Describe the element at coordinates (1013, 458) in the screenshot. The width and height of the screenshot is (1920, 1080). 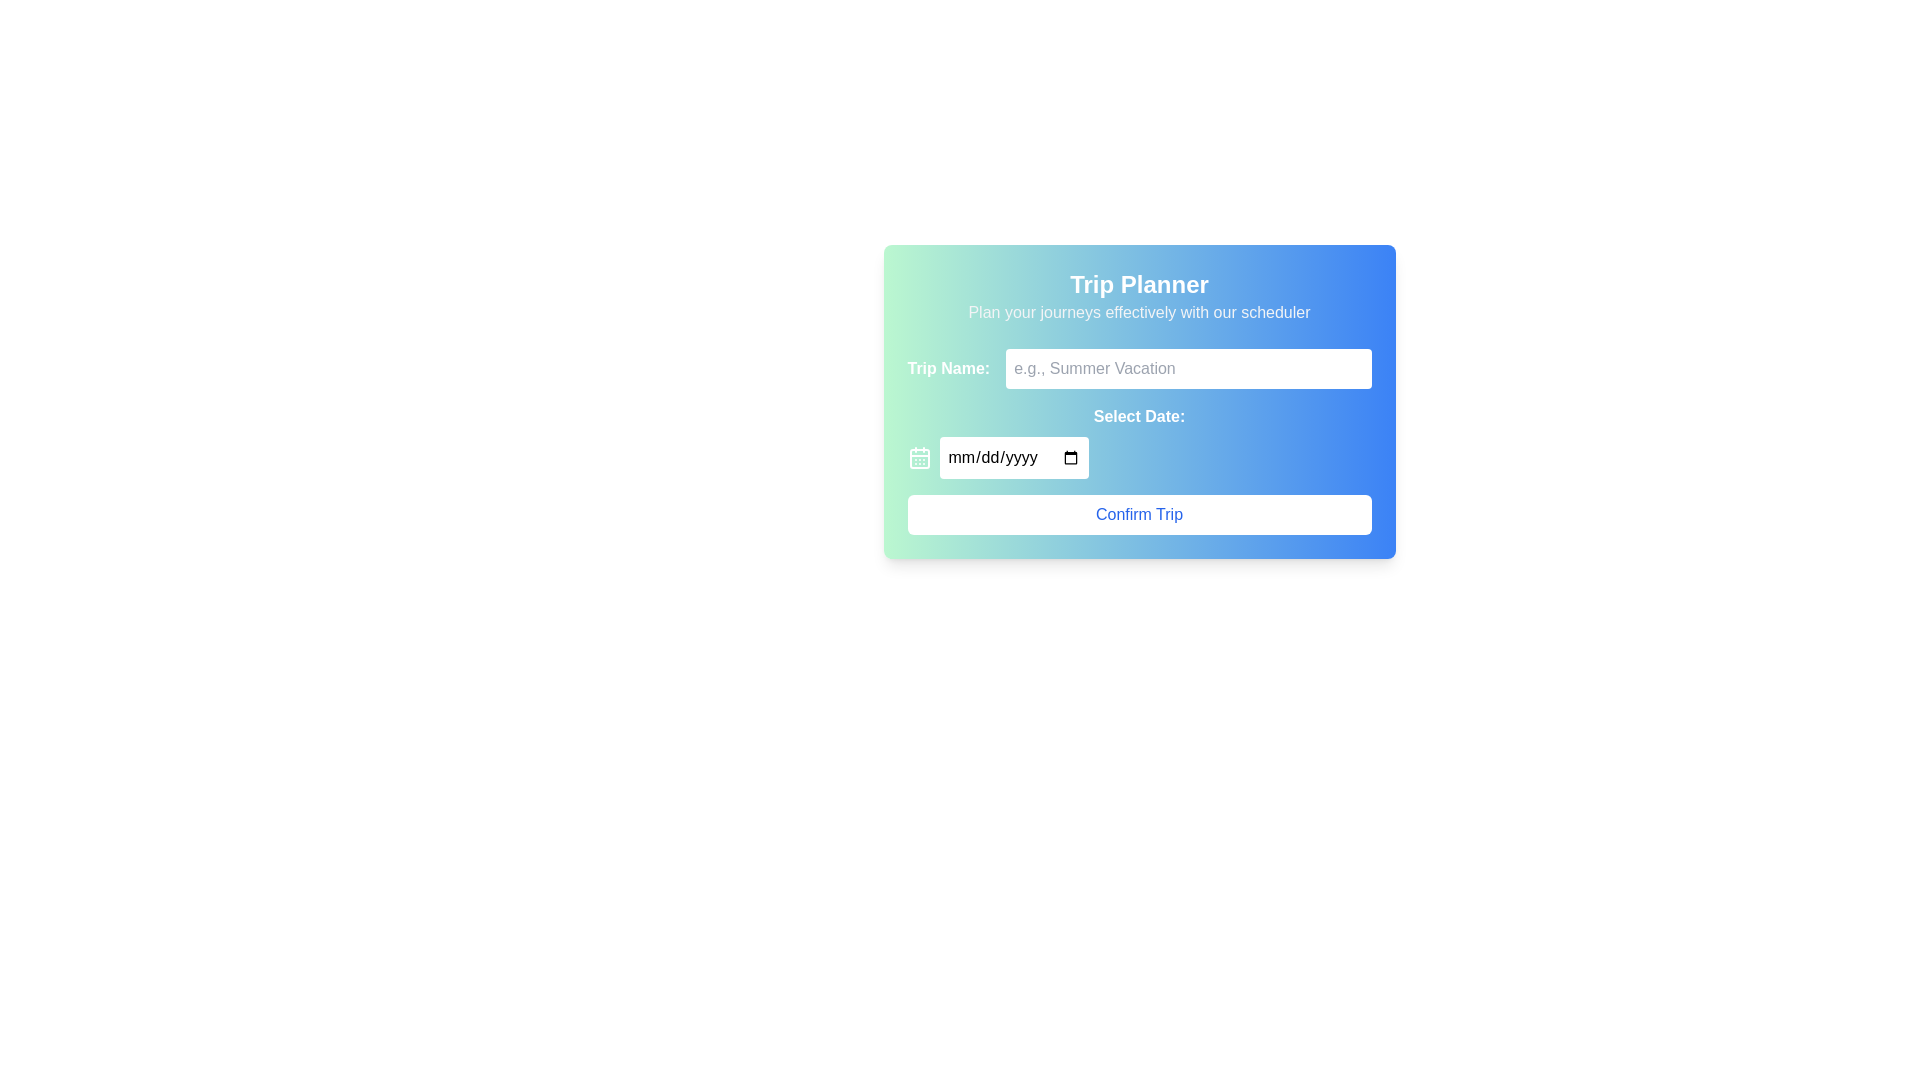
I see `the Date input field located beneath the 'Select Date:' label` at that location.